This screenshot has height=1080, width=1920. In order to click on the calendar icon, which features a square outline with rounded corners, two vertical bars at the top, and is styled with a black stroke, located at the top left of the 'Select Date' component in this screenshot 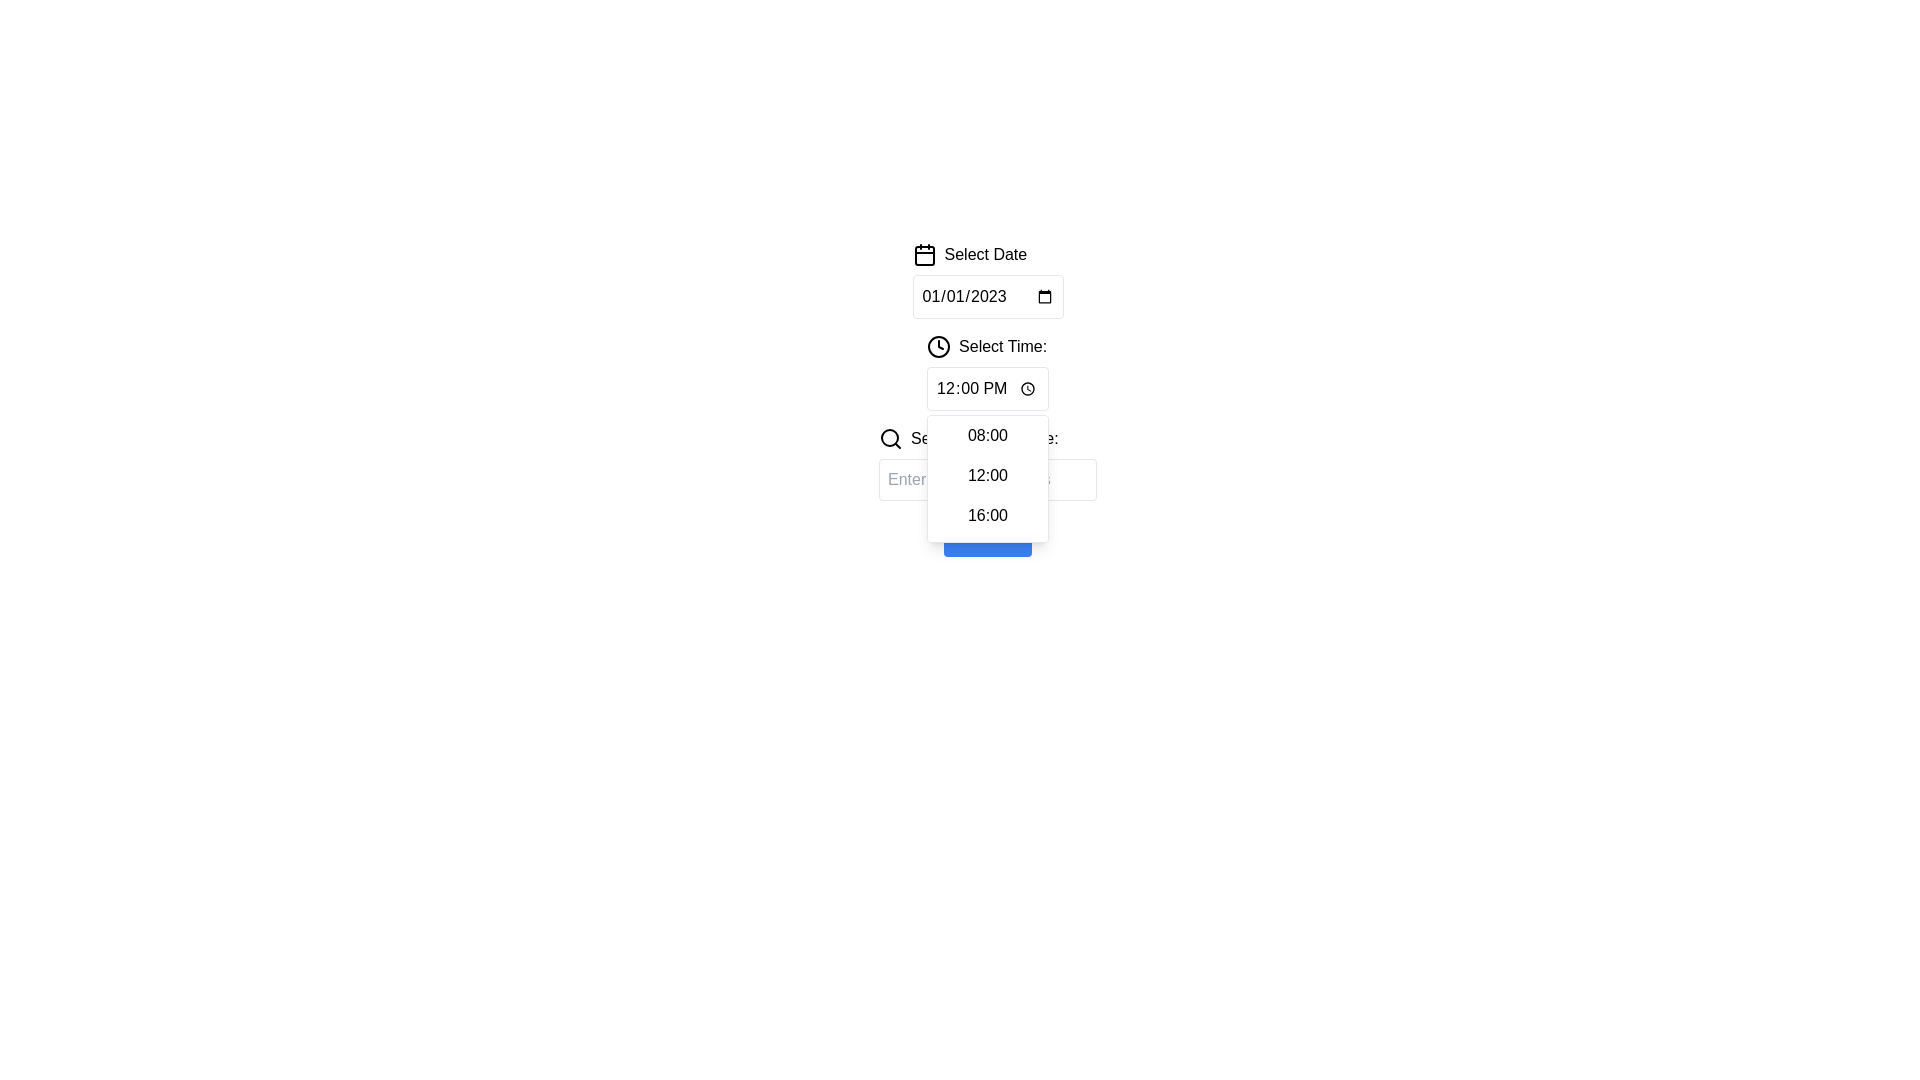, I will do `click(923, 254)`.